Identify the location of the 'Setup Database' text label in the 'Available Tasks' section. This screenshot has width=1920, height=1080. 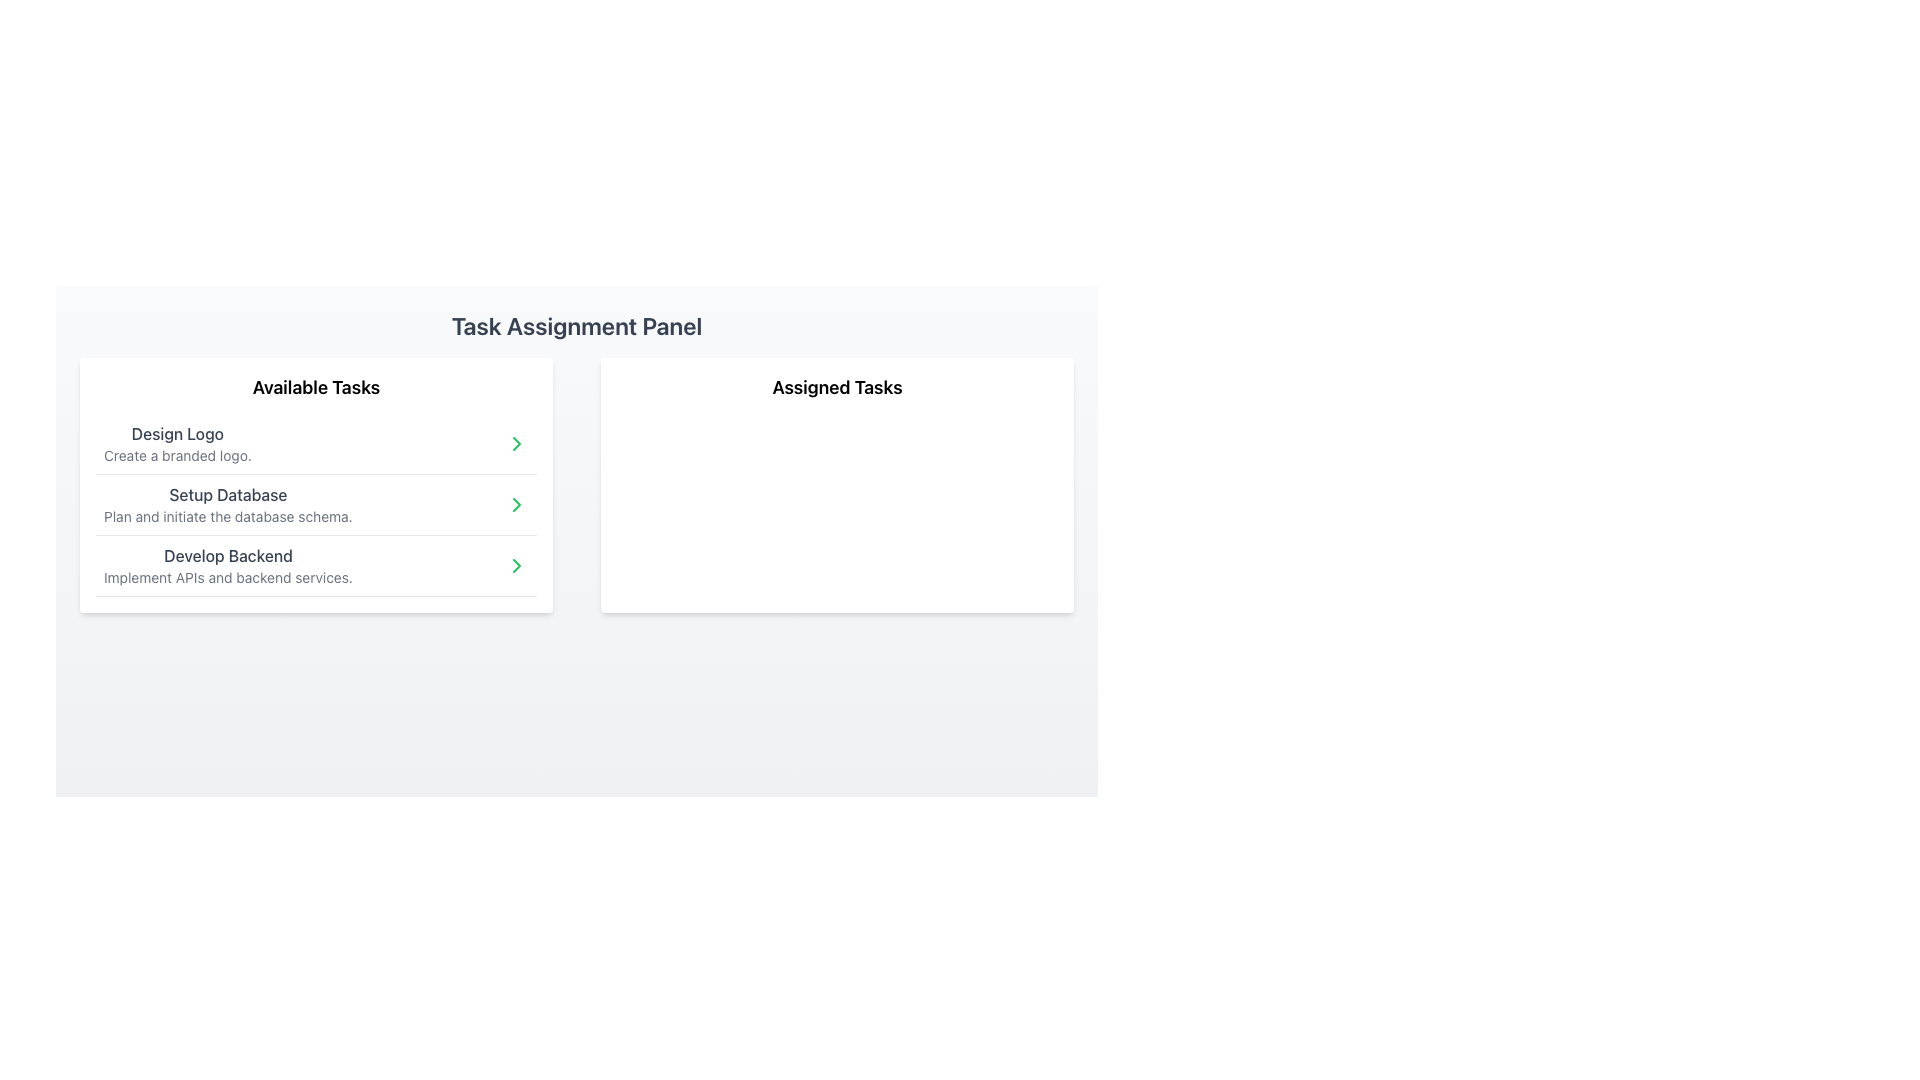
(228, 494).